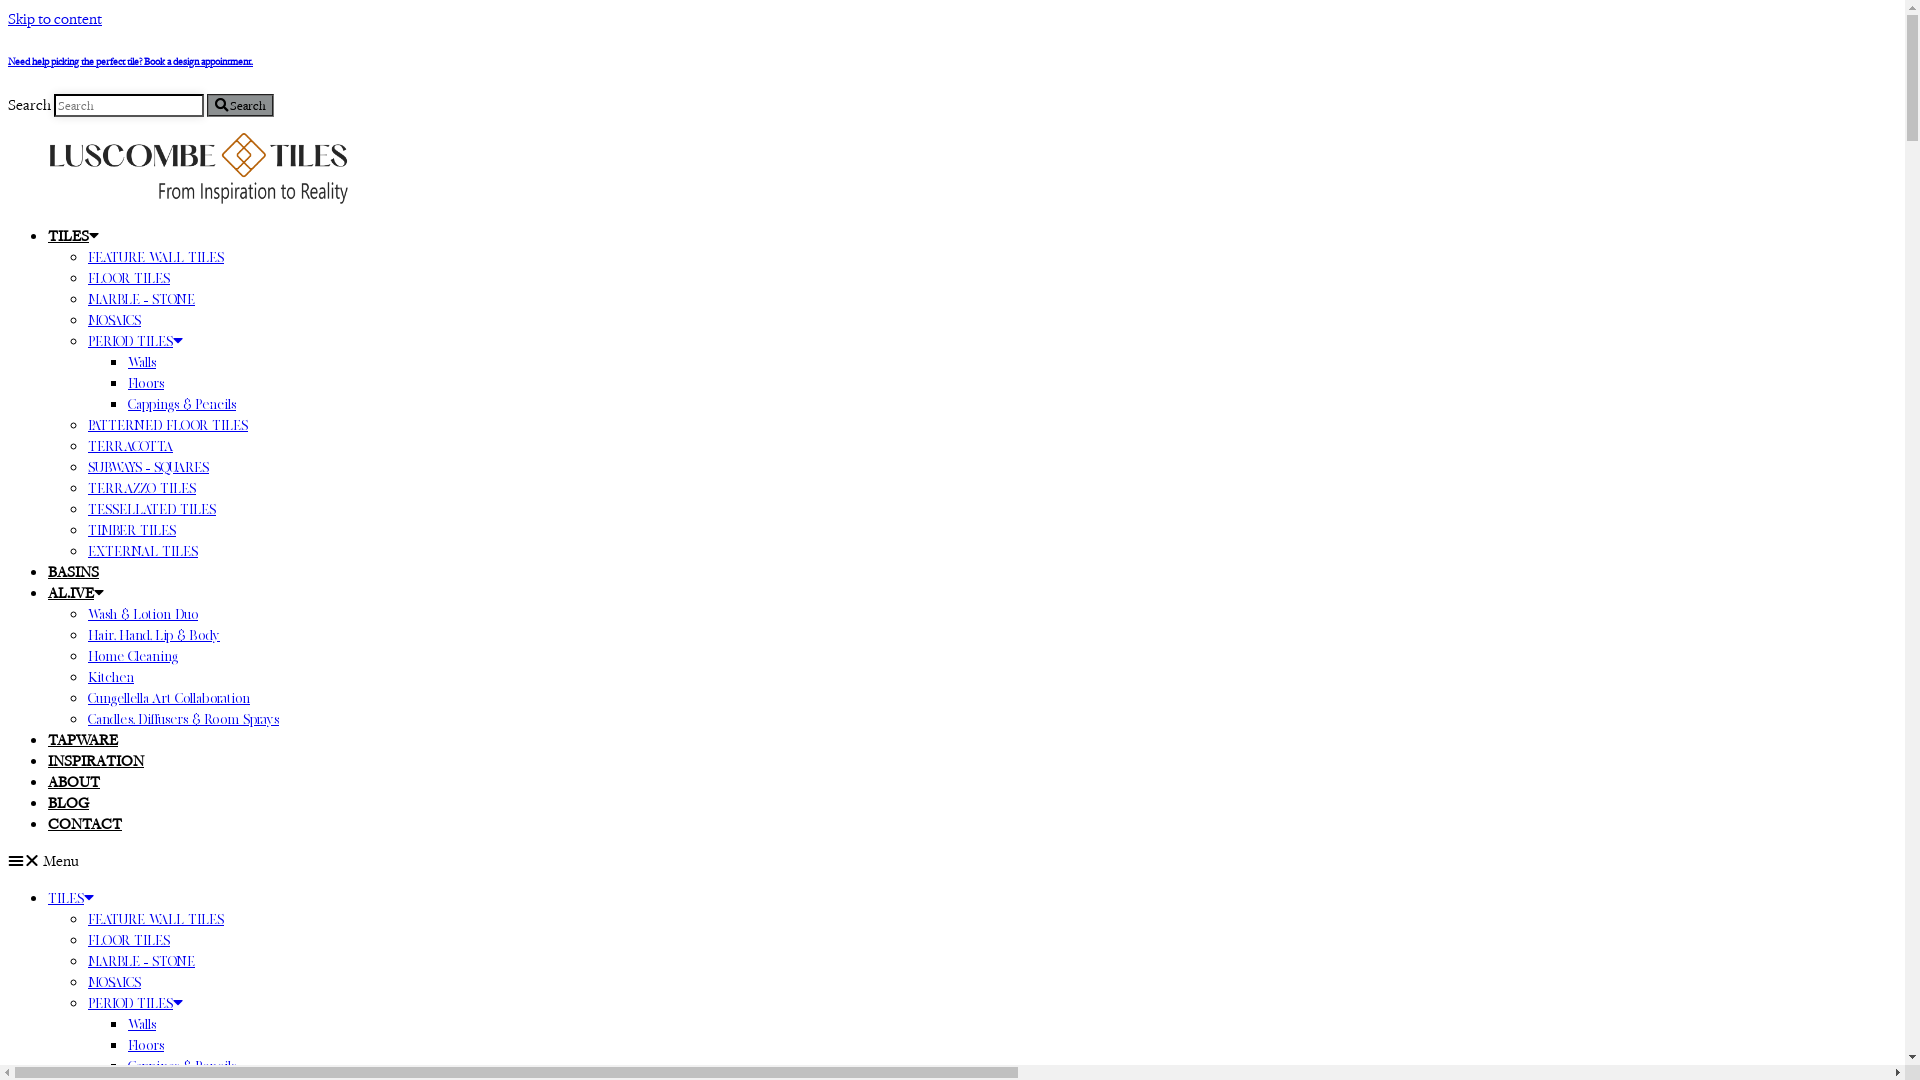 Image resolution: width=1920 pixels, height=1080 pixels. Describe the element at coordinates (81, 739) in the screenshot. I see `'TAPWARE'` at that location.